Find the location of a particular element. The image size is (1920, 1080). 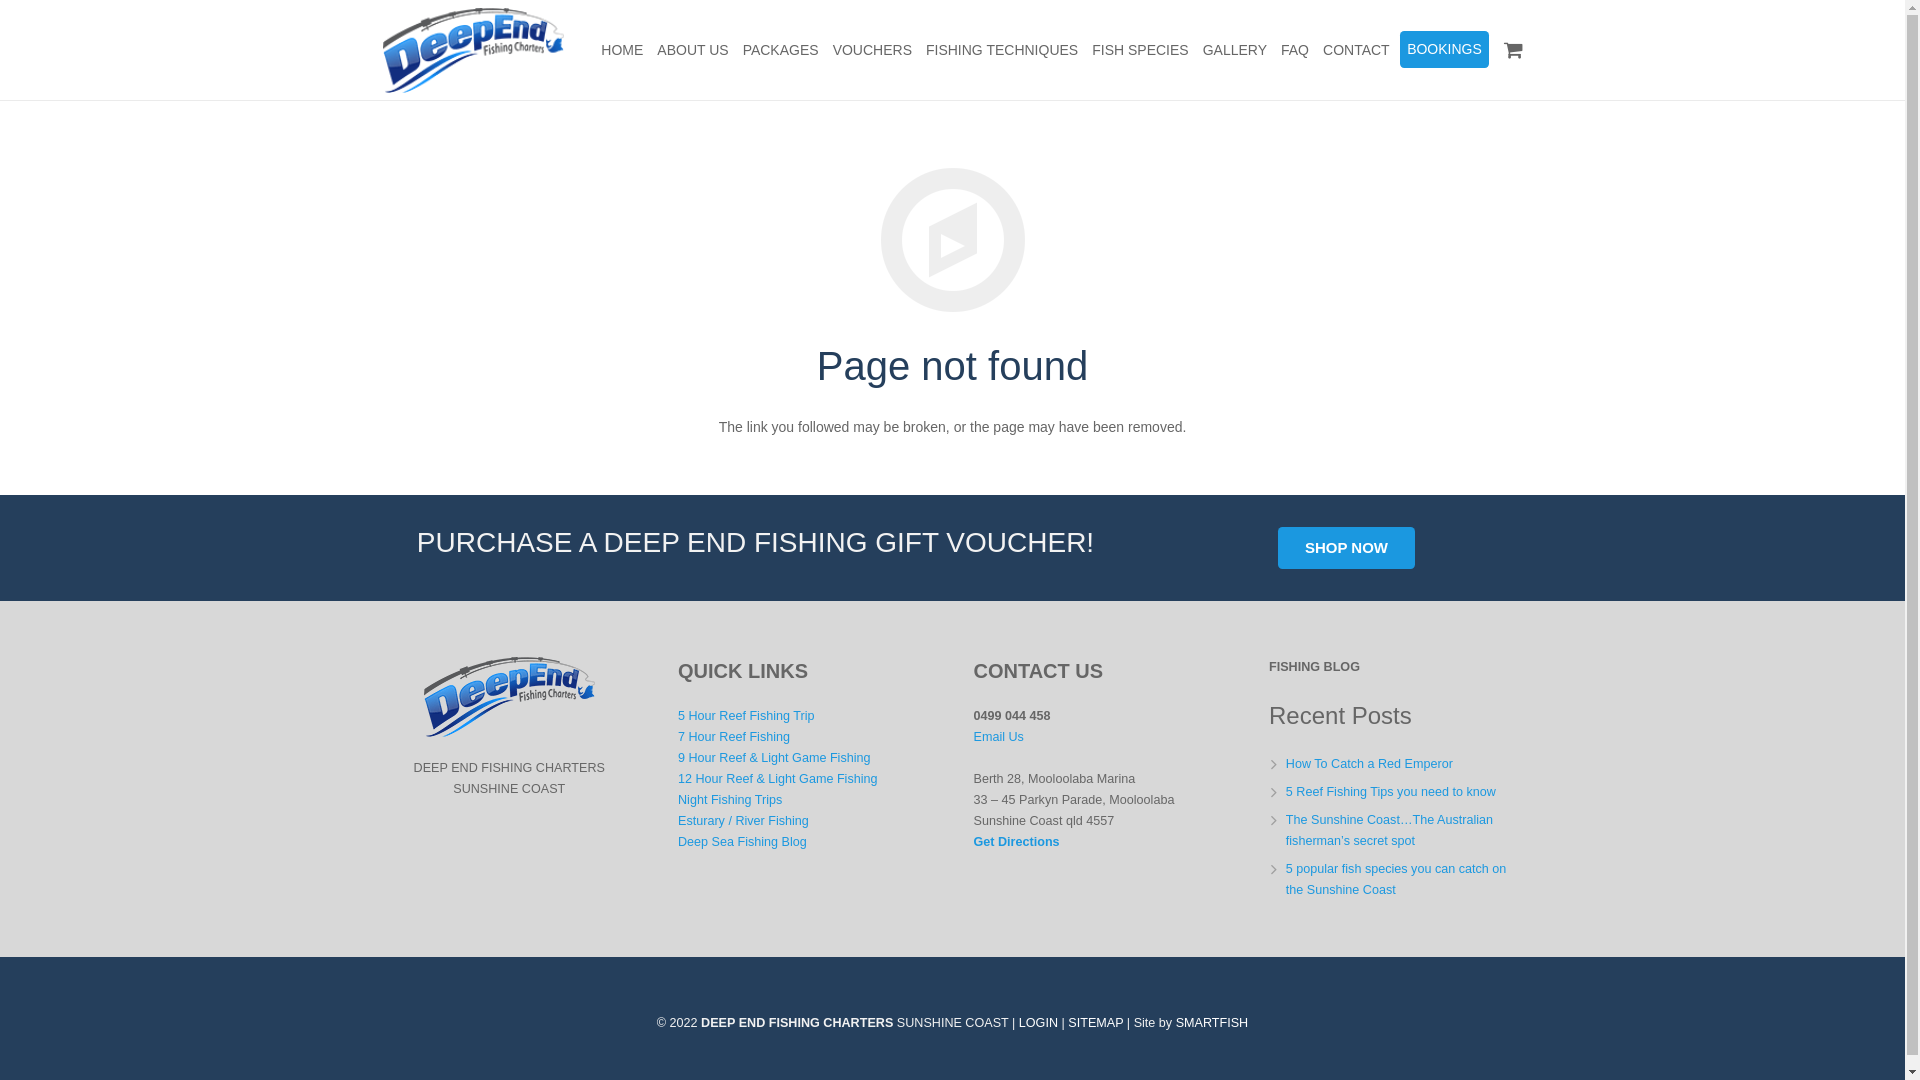

'SHOP NOW' is located at coordinates (1346, 547).